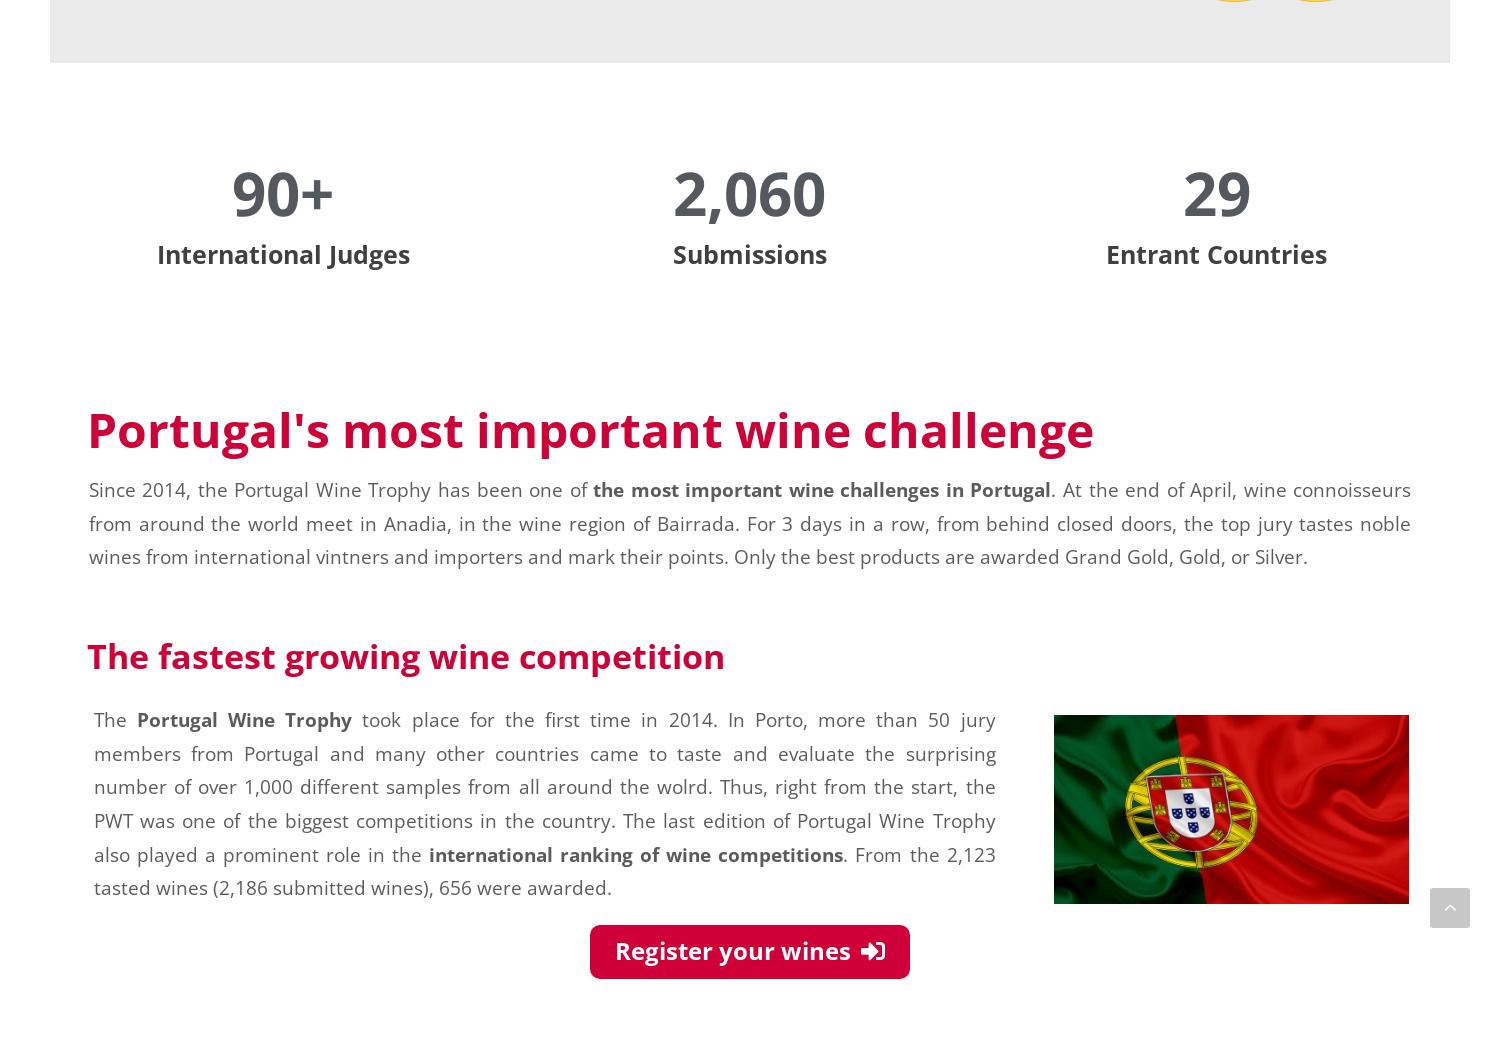  I want to click on 'Entrant Countries', so click(1104, 253).